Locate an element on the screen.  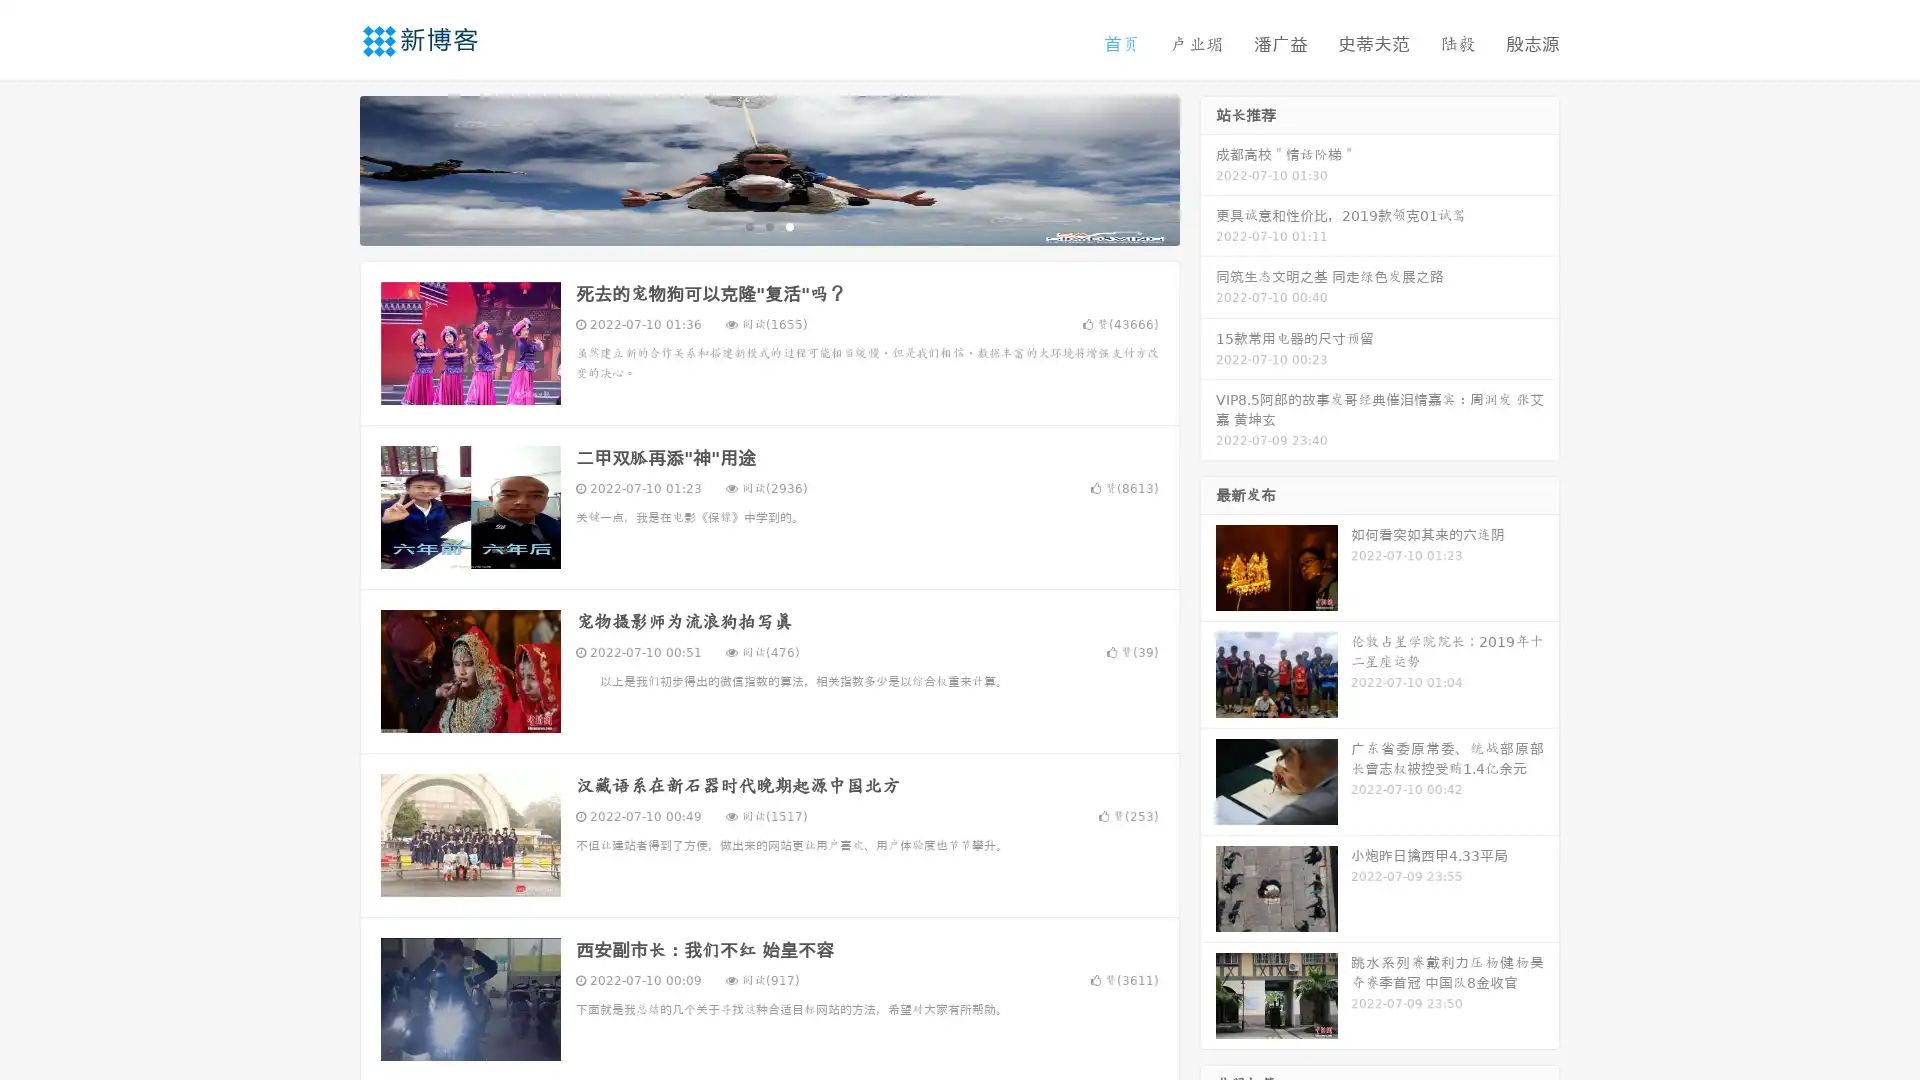
Go to slide 1 is located at coordinates (748, 225).